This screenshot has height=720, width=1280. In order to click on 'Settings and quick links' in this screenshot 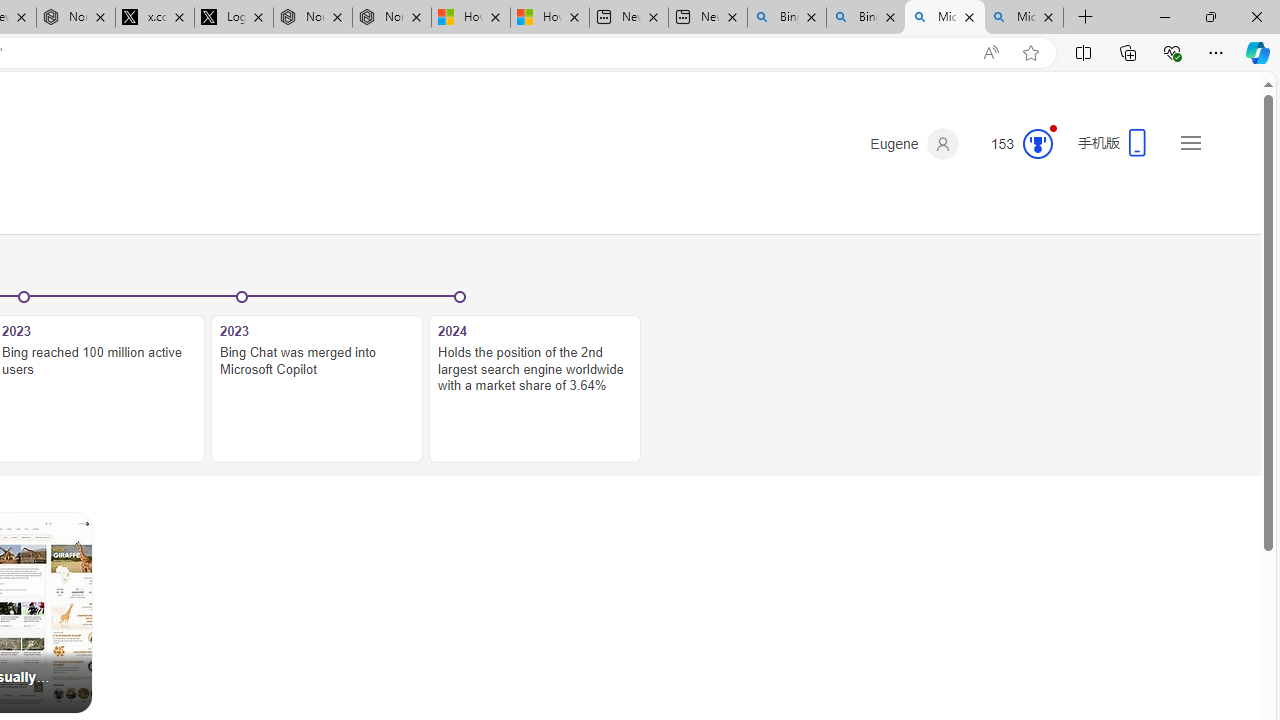, I will do `click(1191, 141)`.